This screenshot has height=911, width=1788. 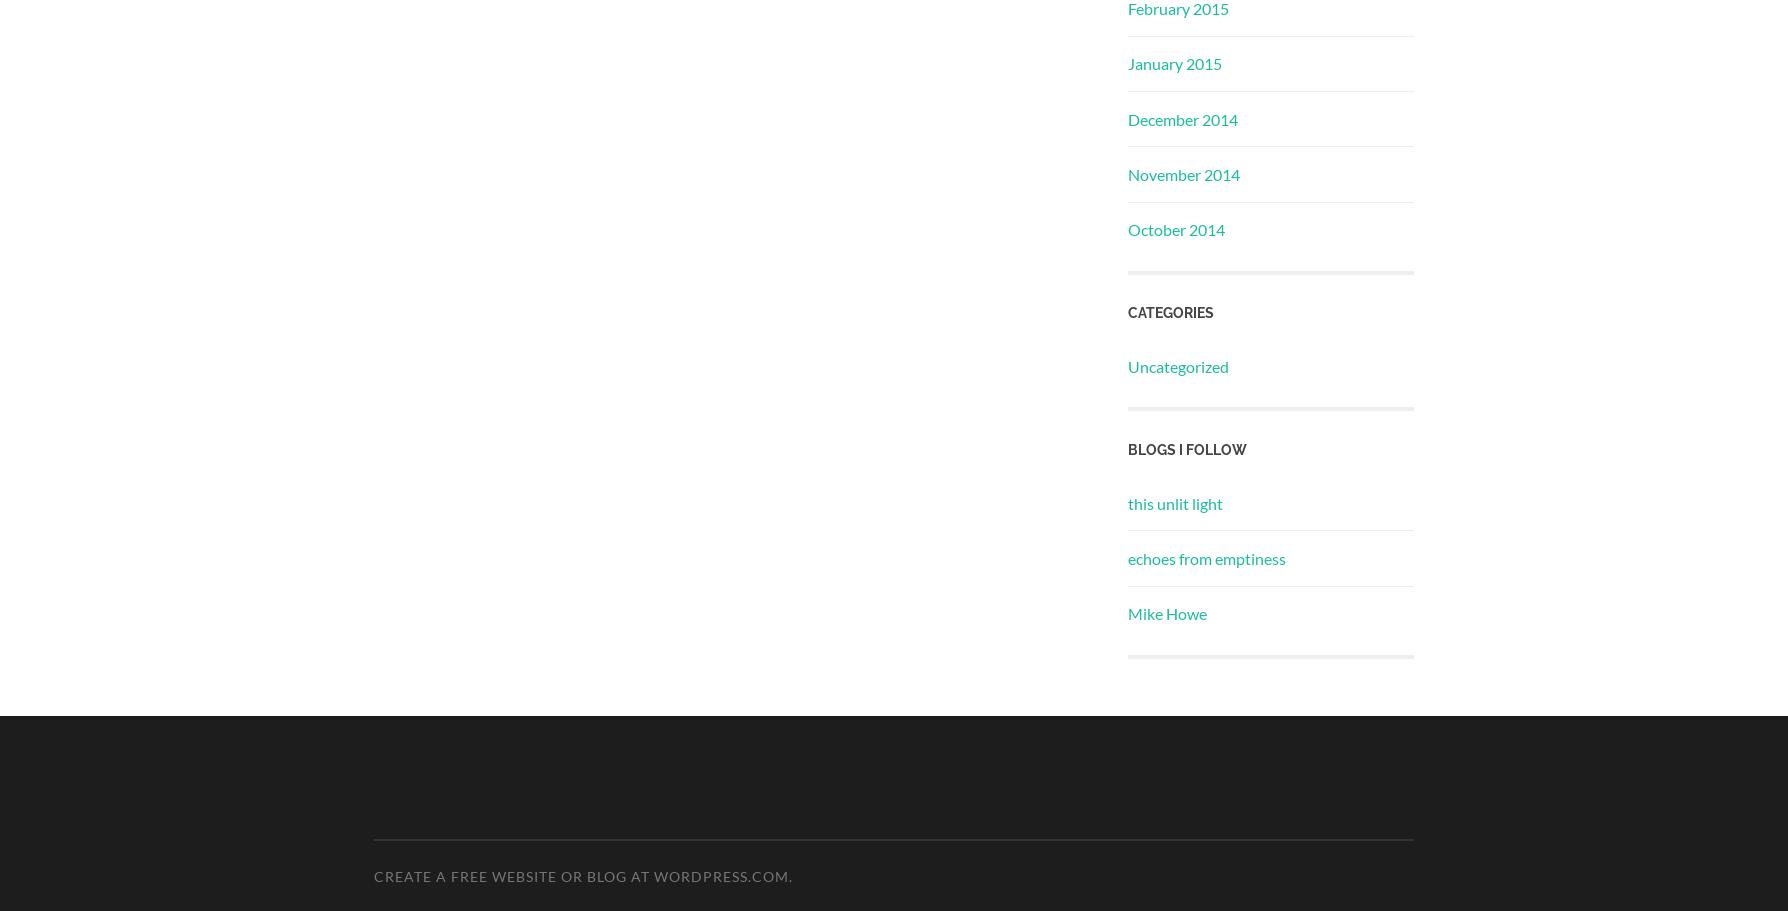 I want to click on 'this unlit light', so click(x=1174, y=502).